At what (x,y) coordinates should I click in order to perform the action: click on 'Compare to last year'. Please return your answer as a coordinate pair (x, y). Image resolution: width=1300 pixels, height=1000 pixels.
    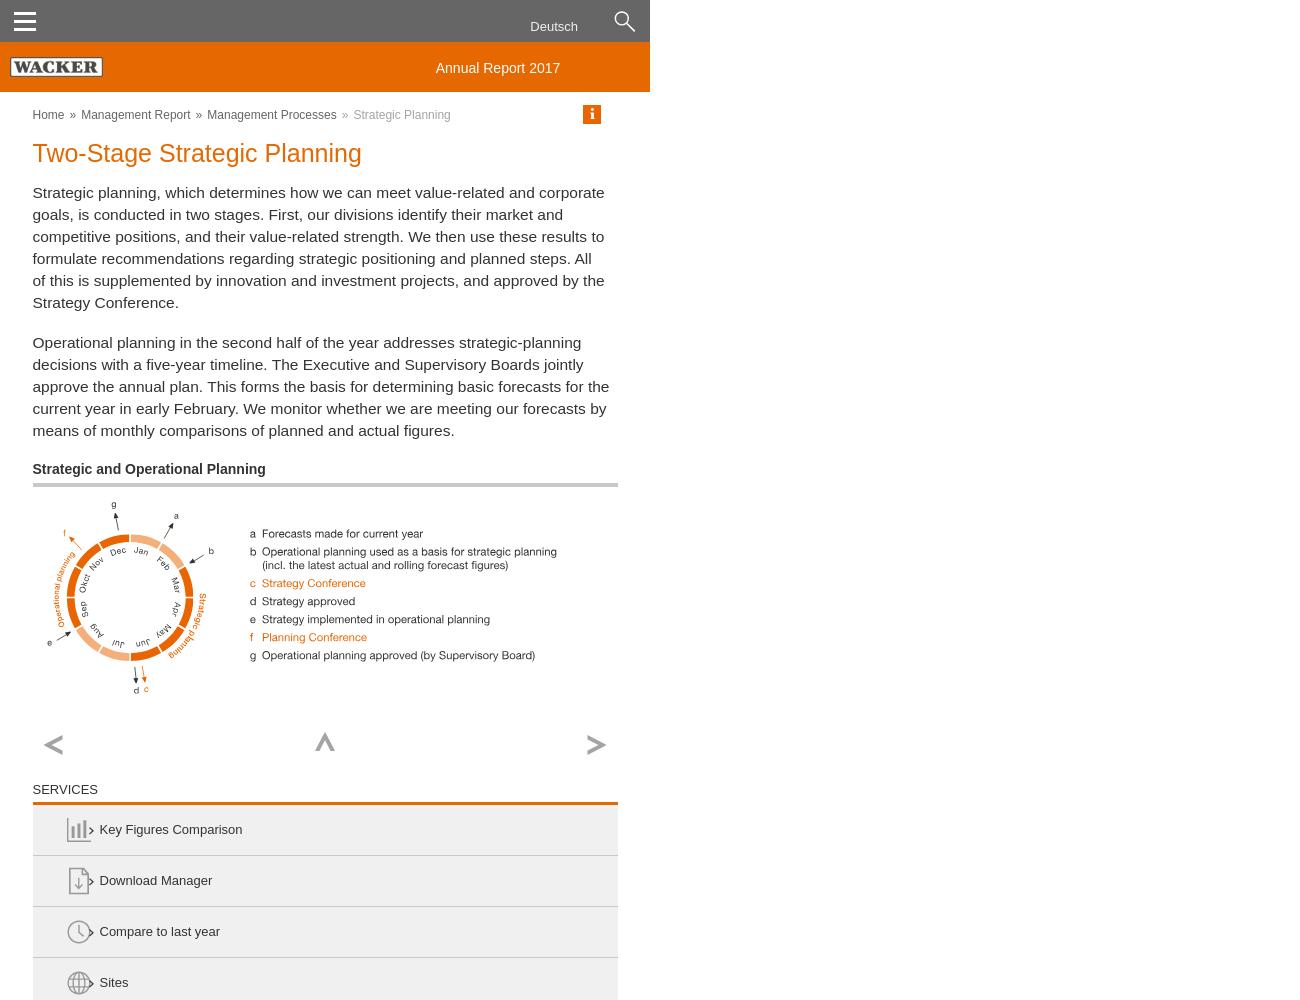
    Looking at the image, I should click on (158, 930).